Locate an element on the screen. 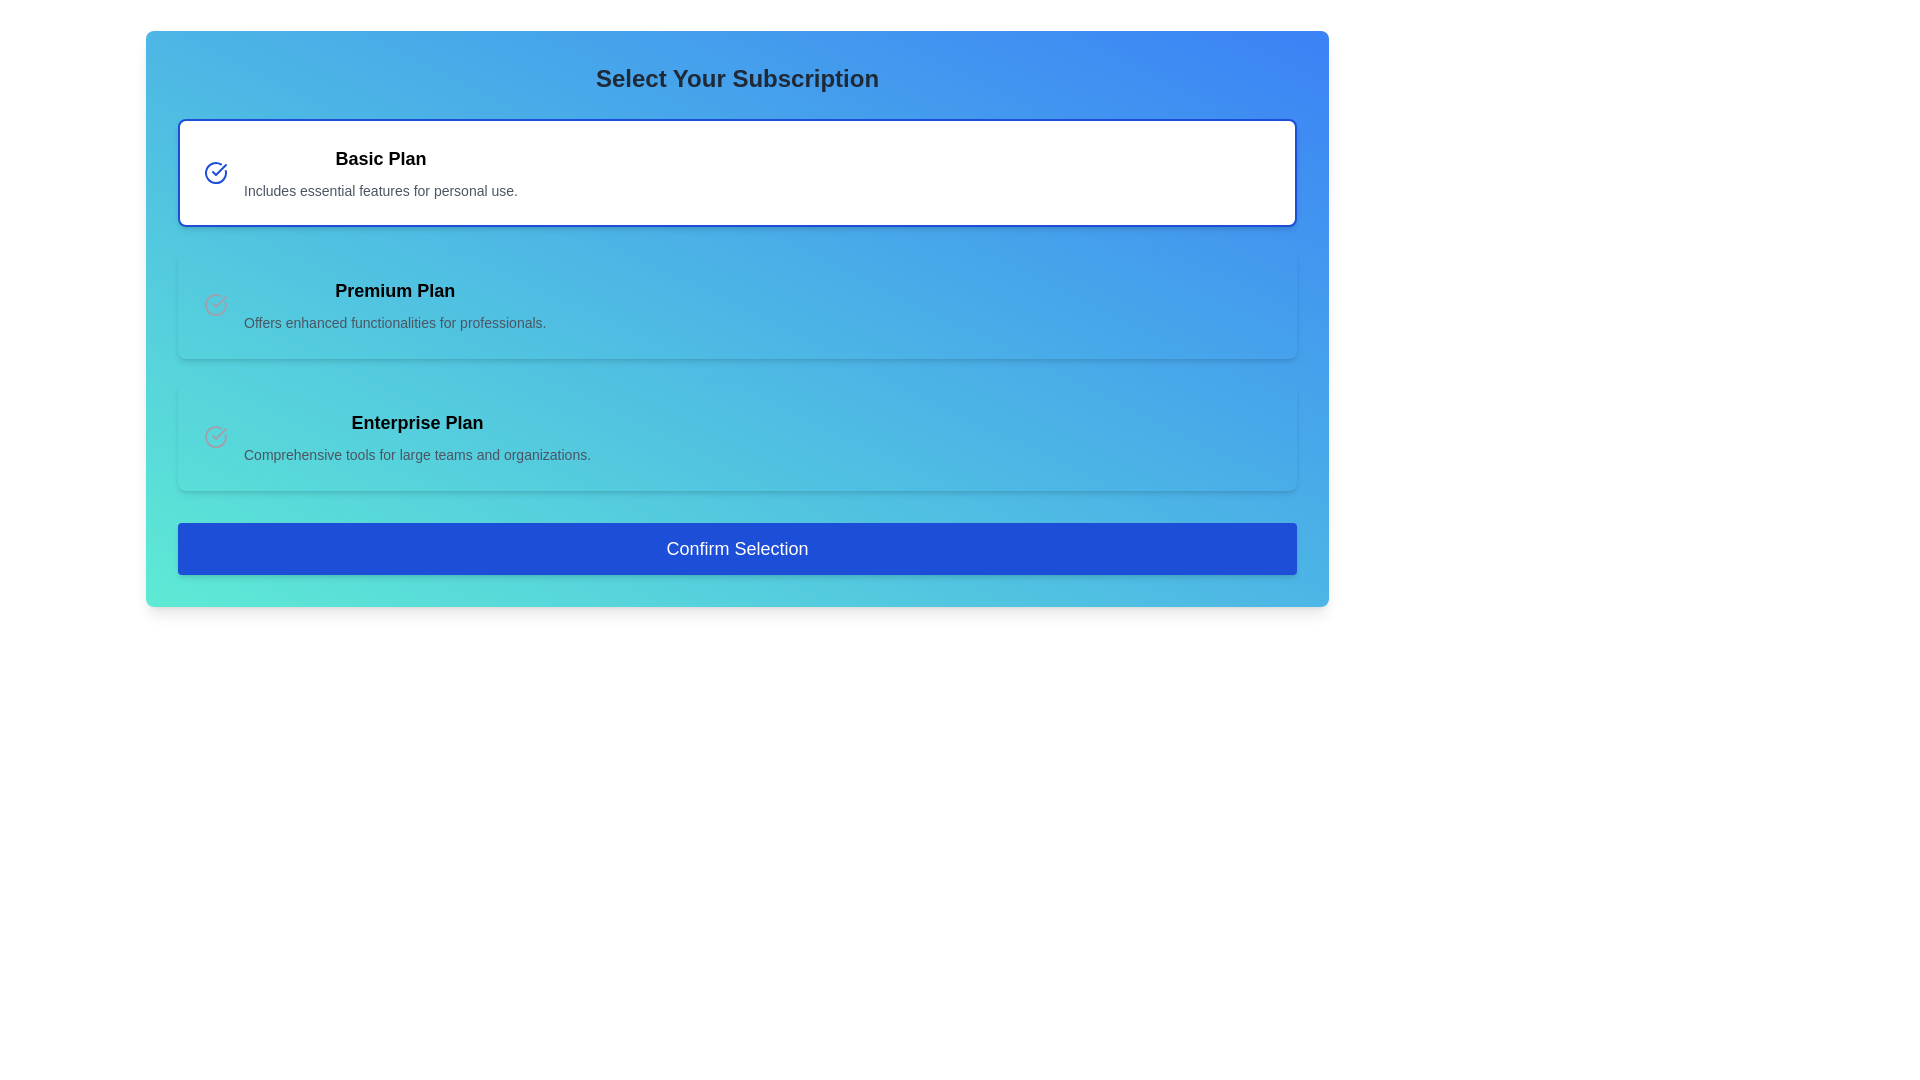 The image size is (1920, 1080). the Text Label providing additional descriptive information about the 'Basic Plan' option, which is centrally located under the heading 'Basic Plan' is located at coordinates (380, 191).